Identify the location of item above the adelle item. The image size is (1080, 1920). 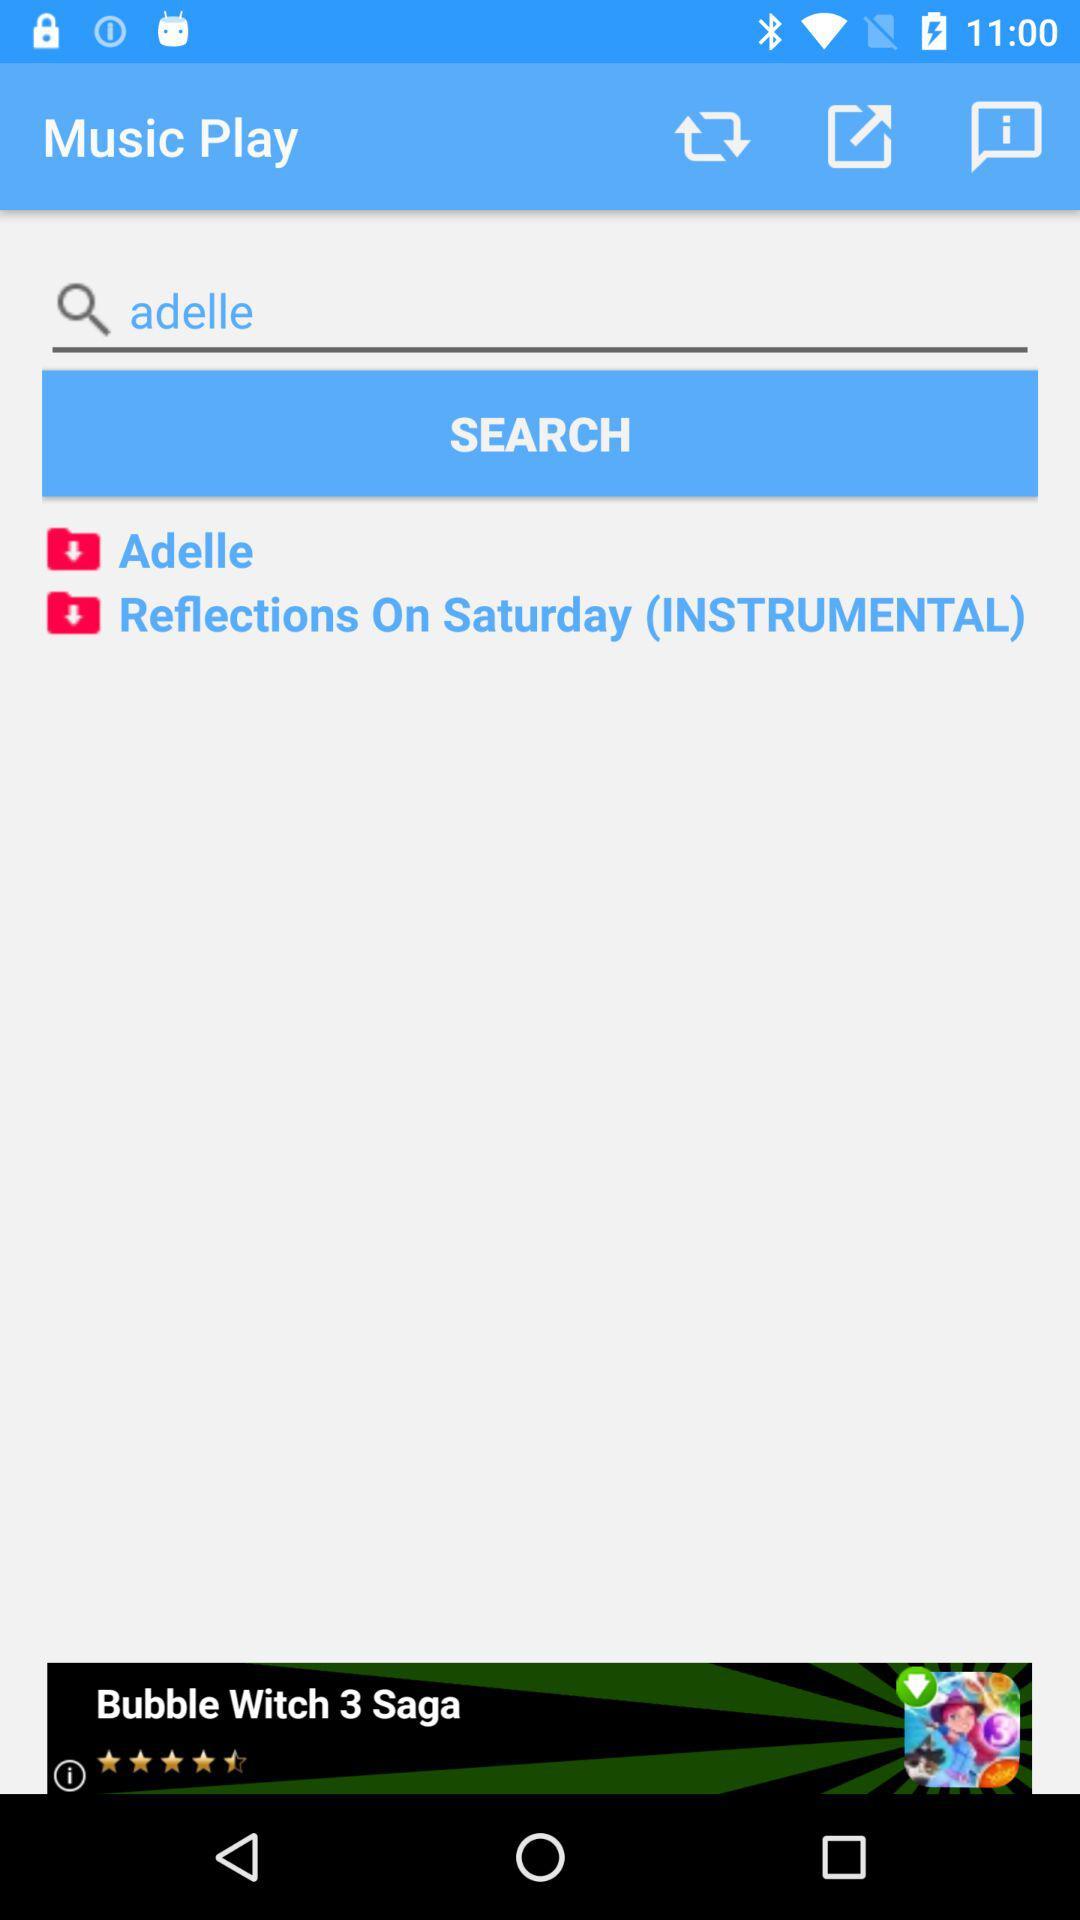
(711, 135).